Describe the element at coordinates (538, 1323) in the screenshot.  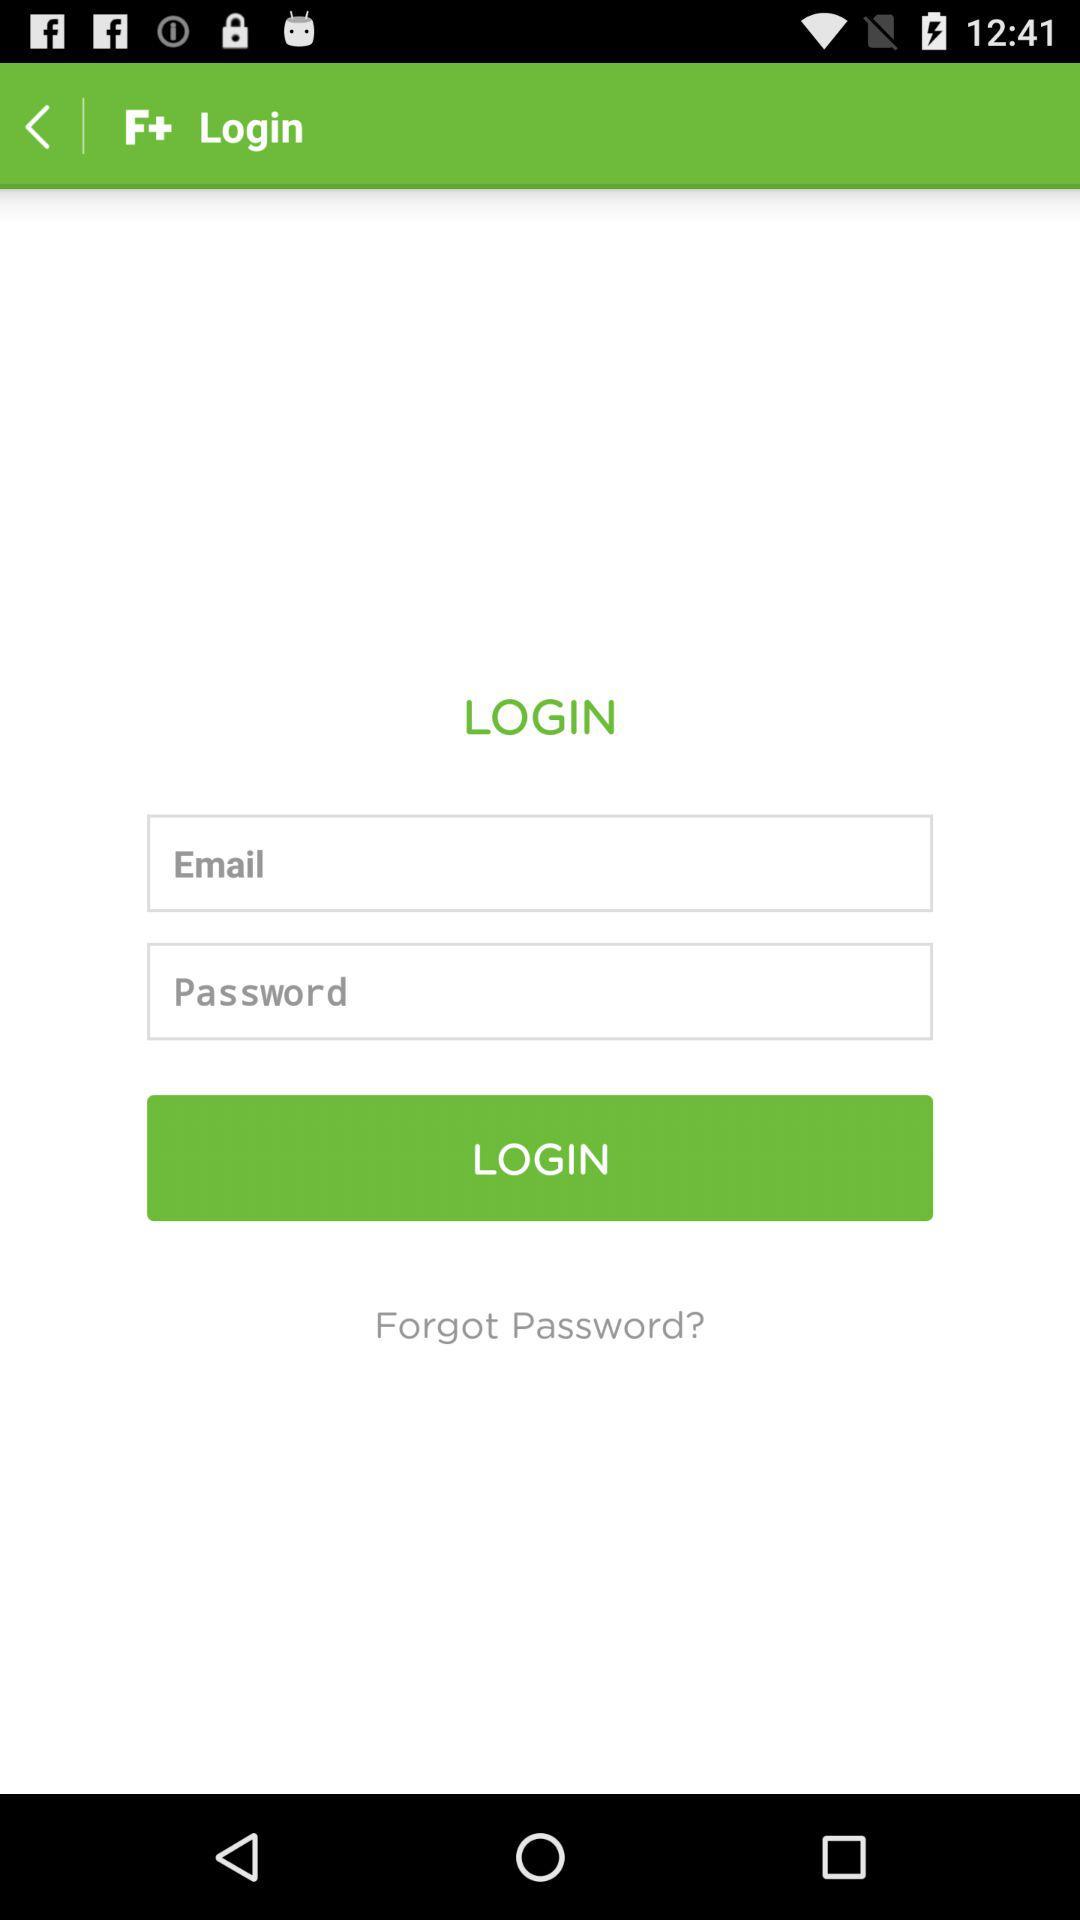
I see `the forgot password?` at that location.